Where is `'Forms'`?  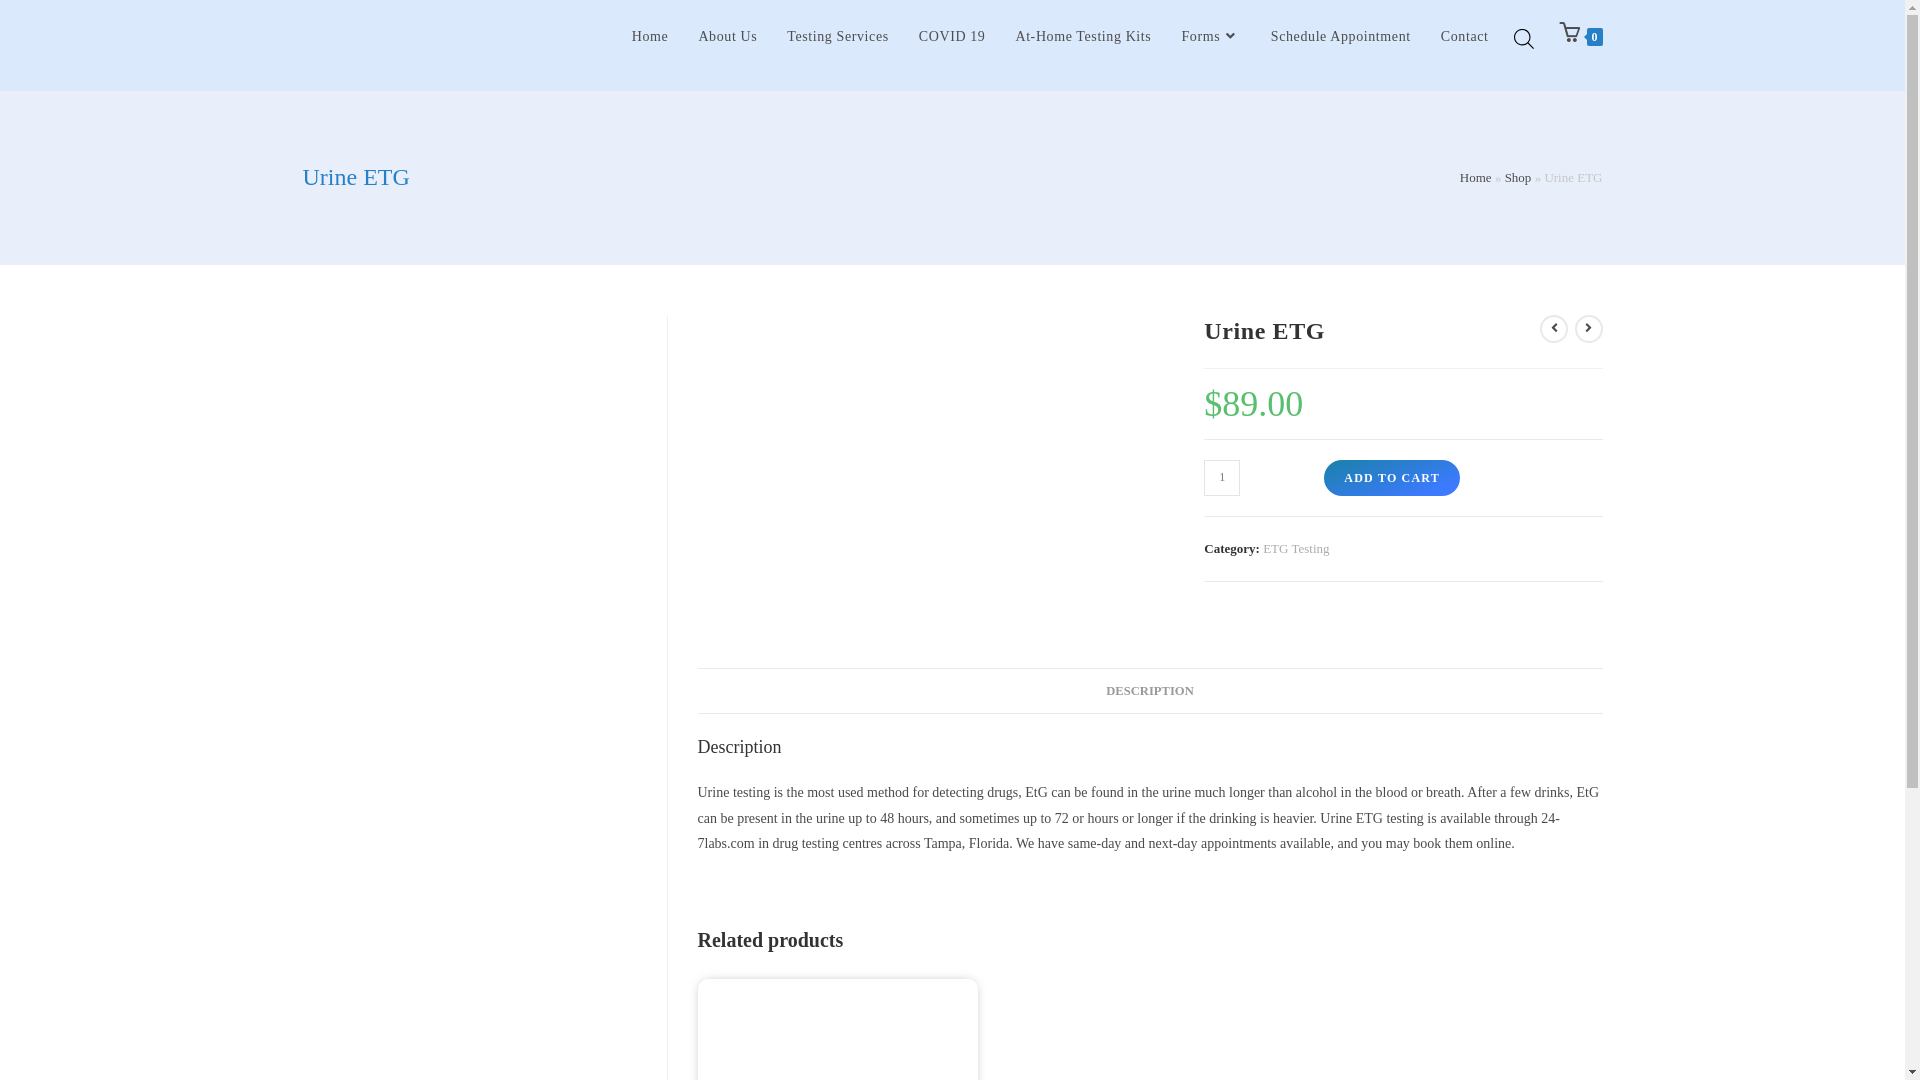
'Forms' is located at coordinates (1166, 37).